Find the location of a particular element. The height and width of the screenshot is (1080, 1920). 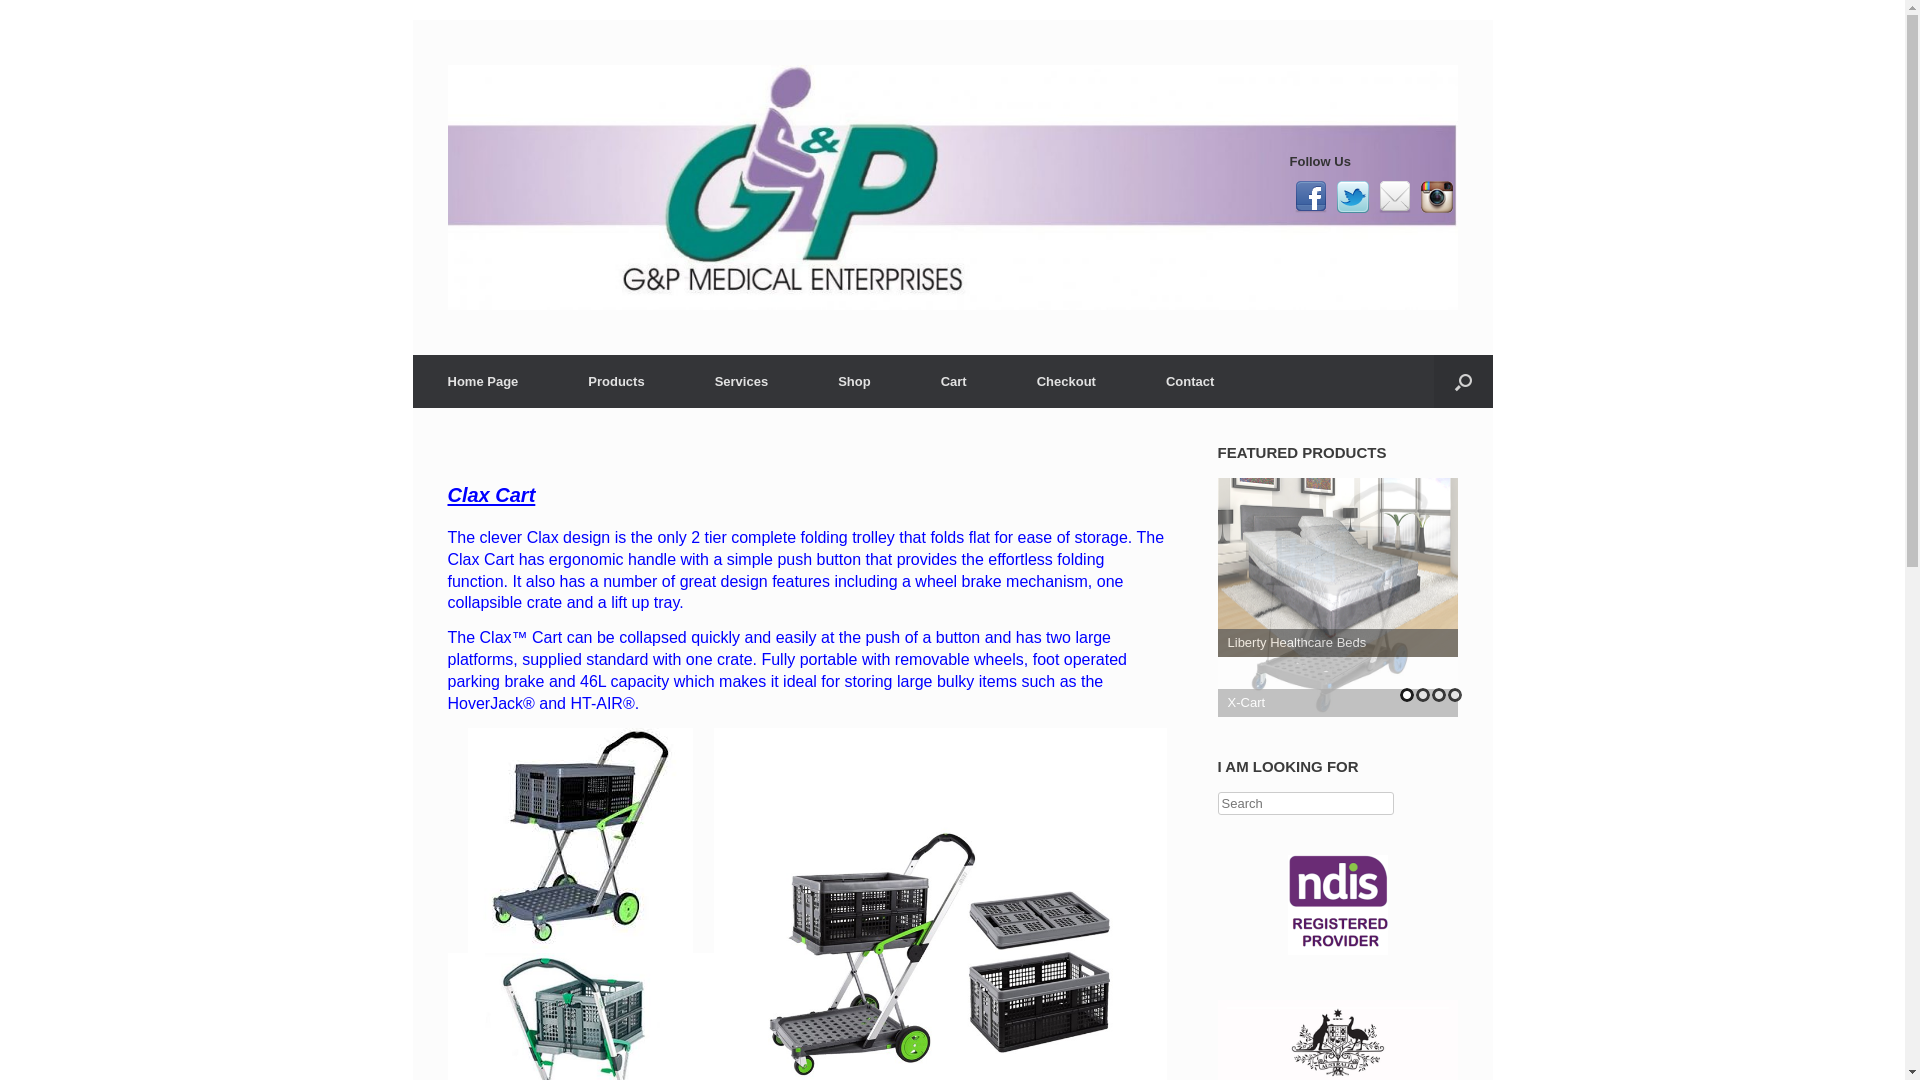

'3' is located at coordinates (1438, 693).